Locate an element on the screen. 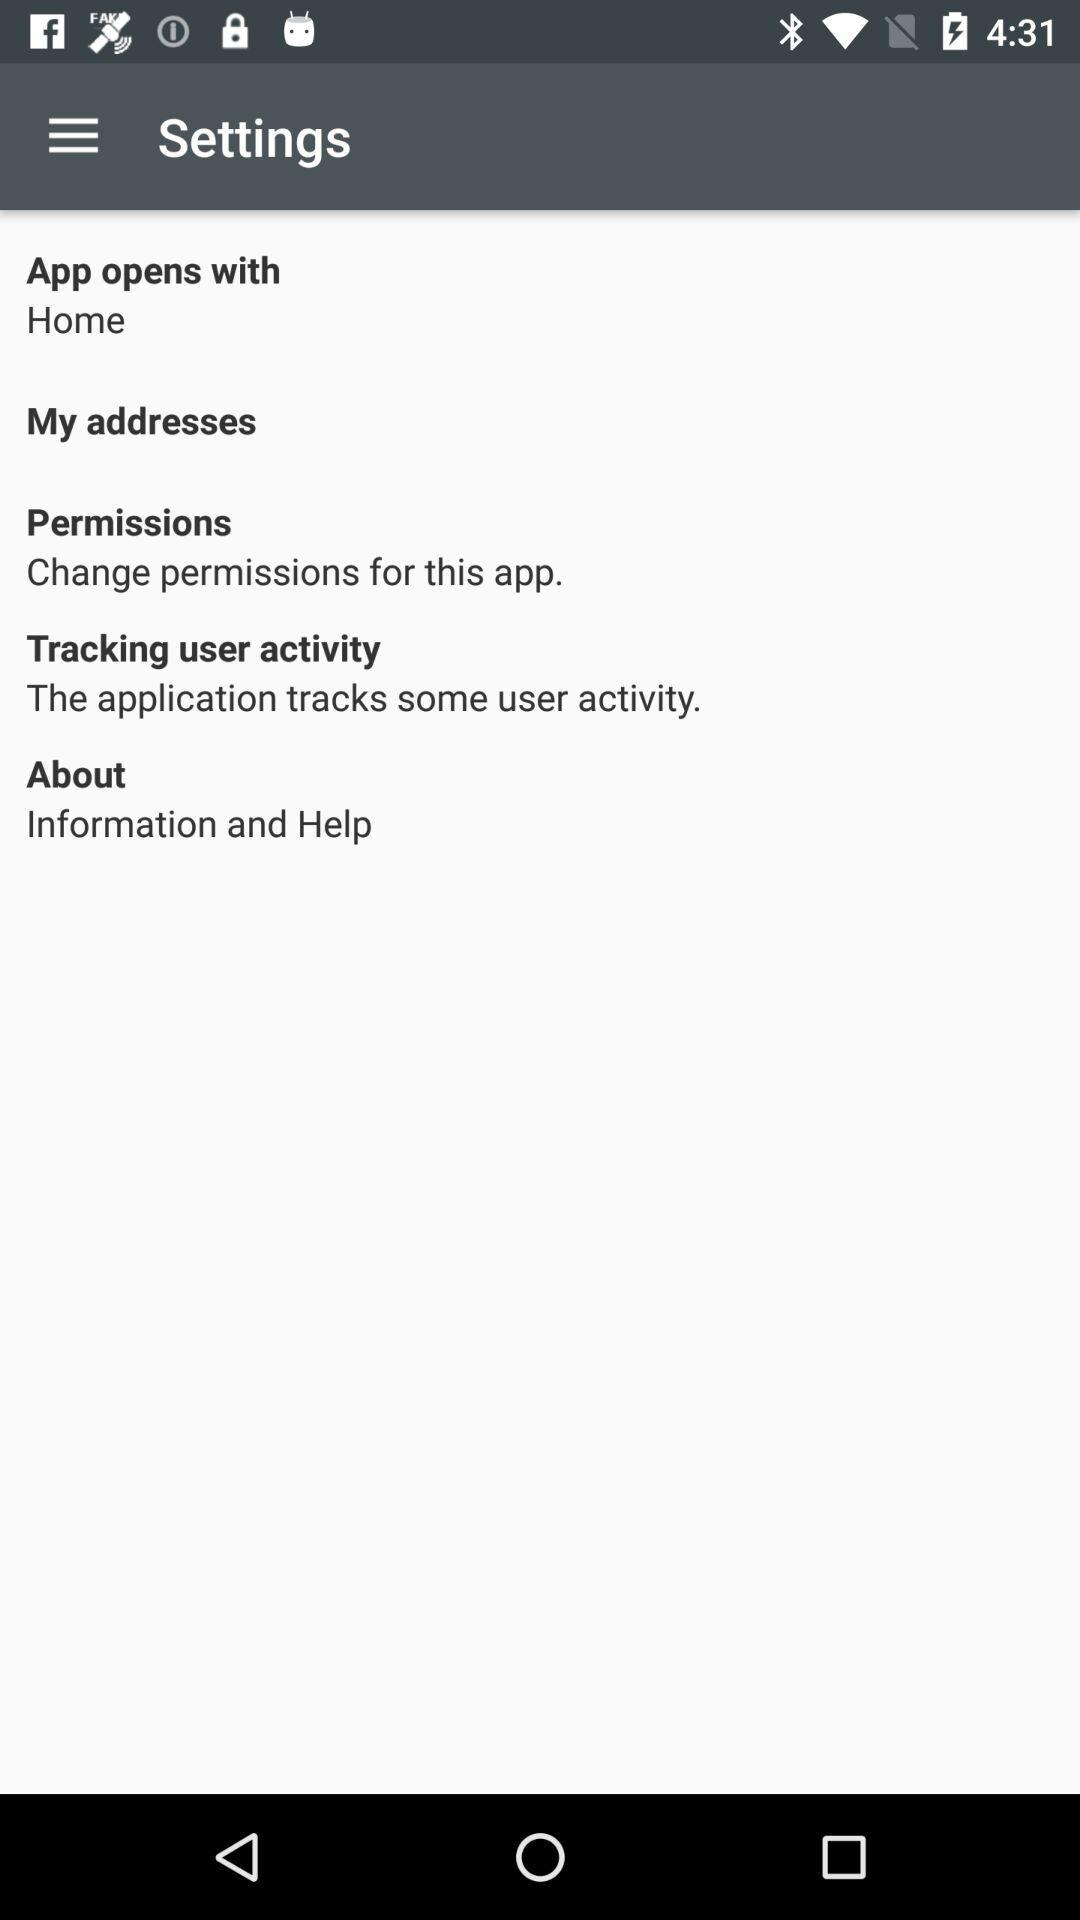  the item next to the settings is located at coordinates (72, 135).